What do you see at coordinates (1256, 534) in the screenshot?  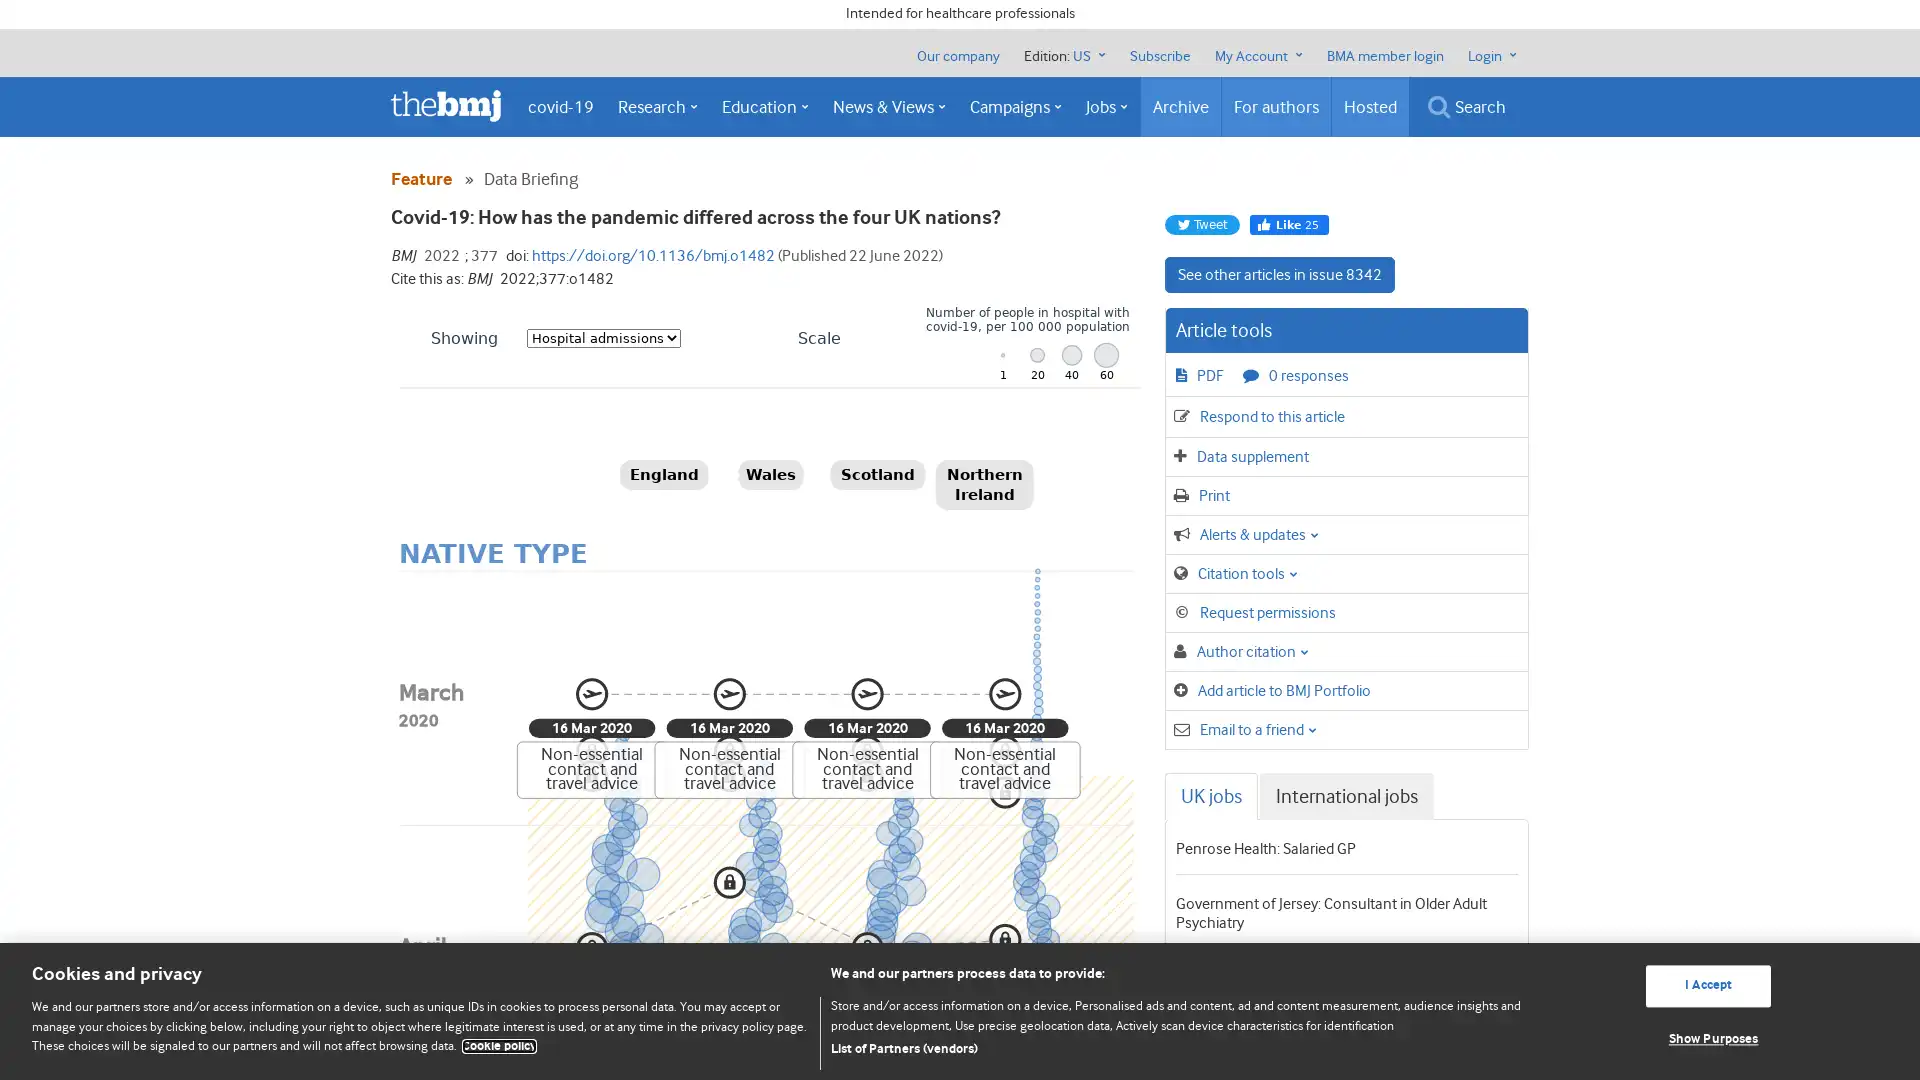 I see `Alerts & updates` at bounding box center [1256, 534].